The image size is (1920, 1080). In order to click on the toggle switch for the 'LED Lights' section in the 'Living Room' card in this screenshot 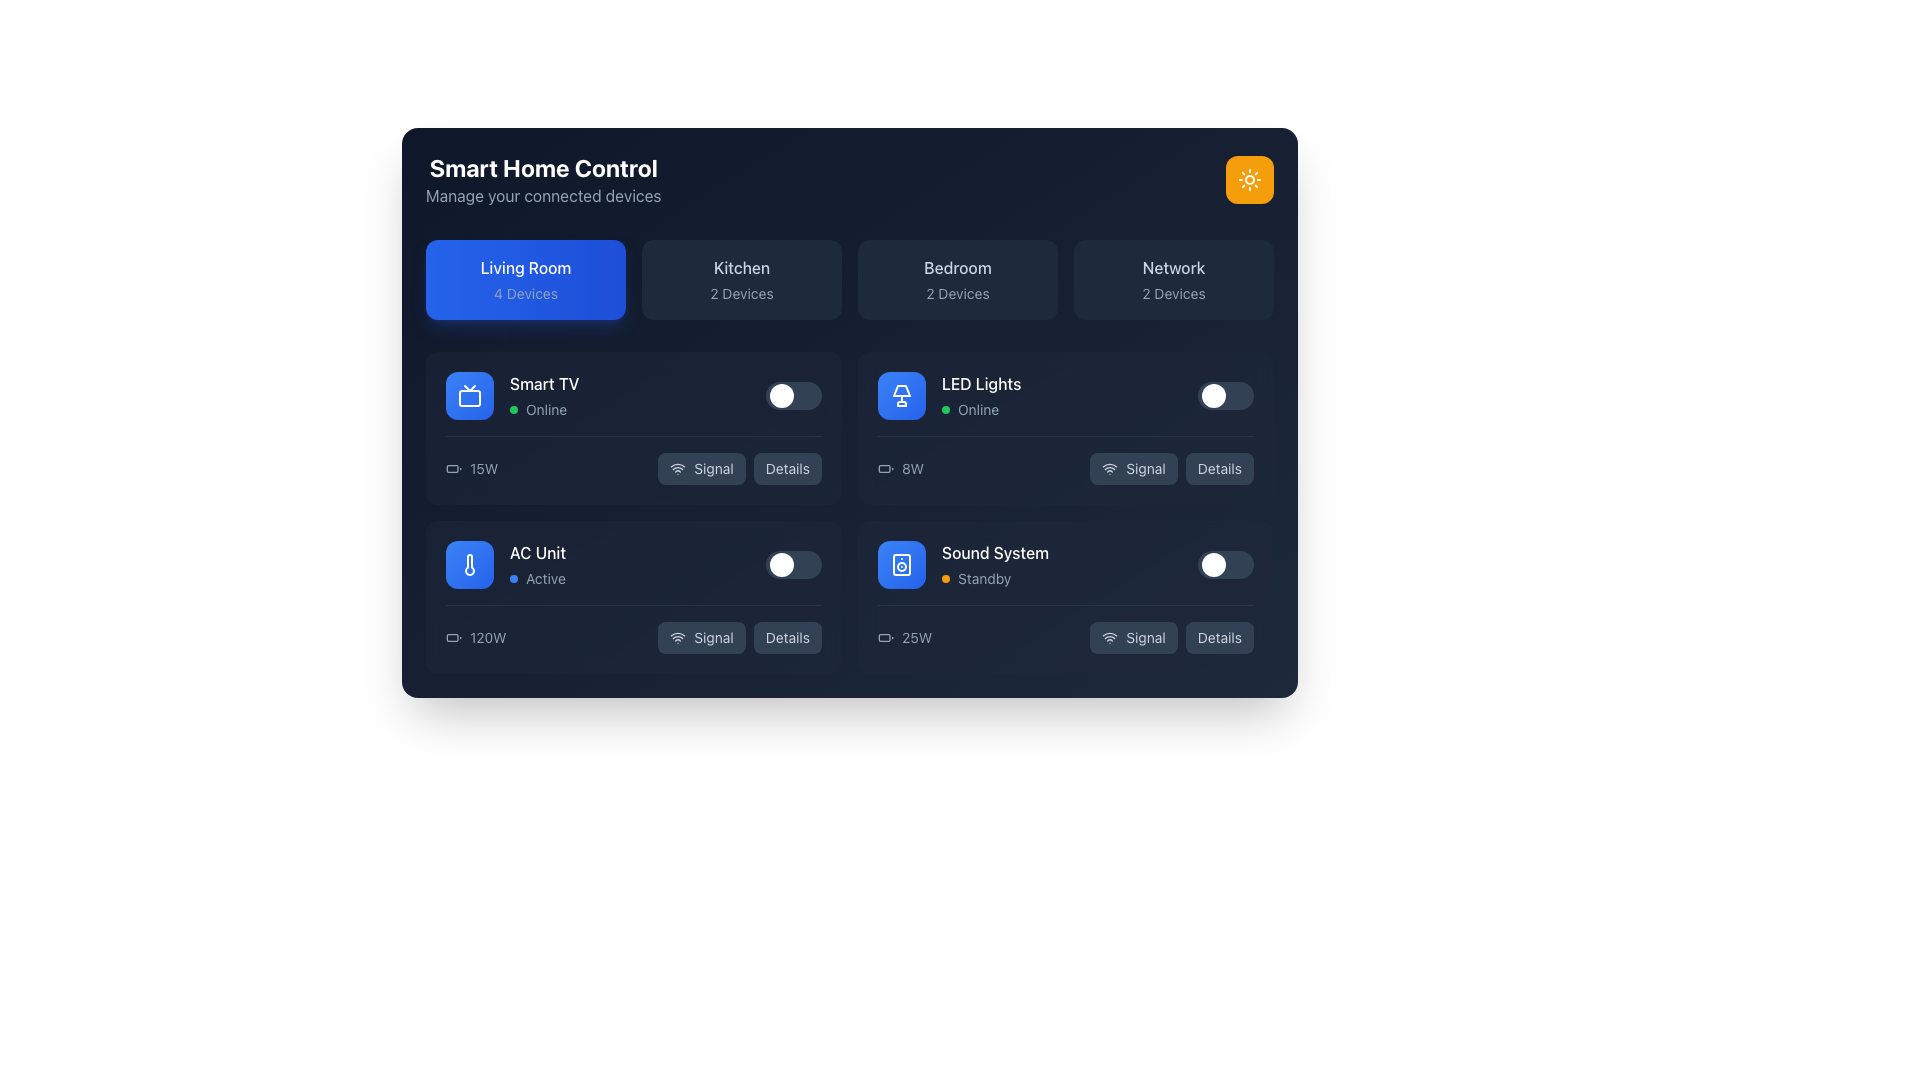, I will do `click(1224, 396)`.